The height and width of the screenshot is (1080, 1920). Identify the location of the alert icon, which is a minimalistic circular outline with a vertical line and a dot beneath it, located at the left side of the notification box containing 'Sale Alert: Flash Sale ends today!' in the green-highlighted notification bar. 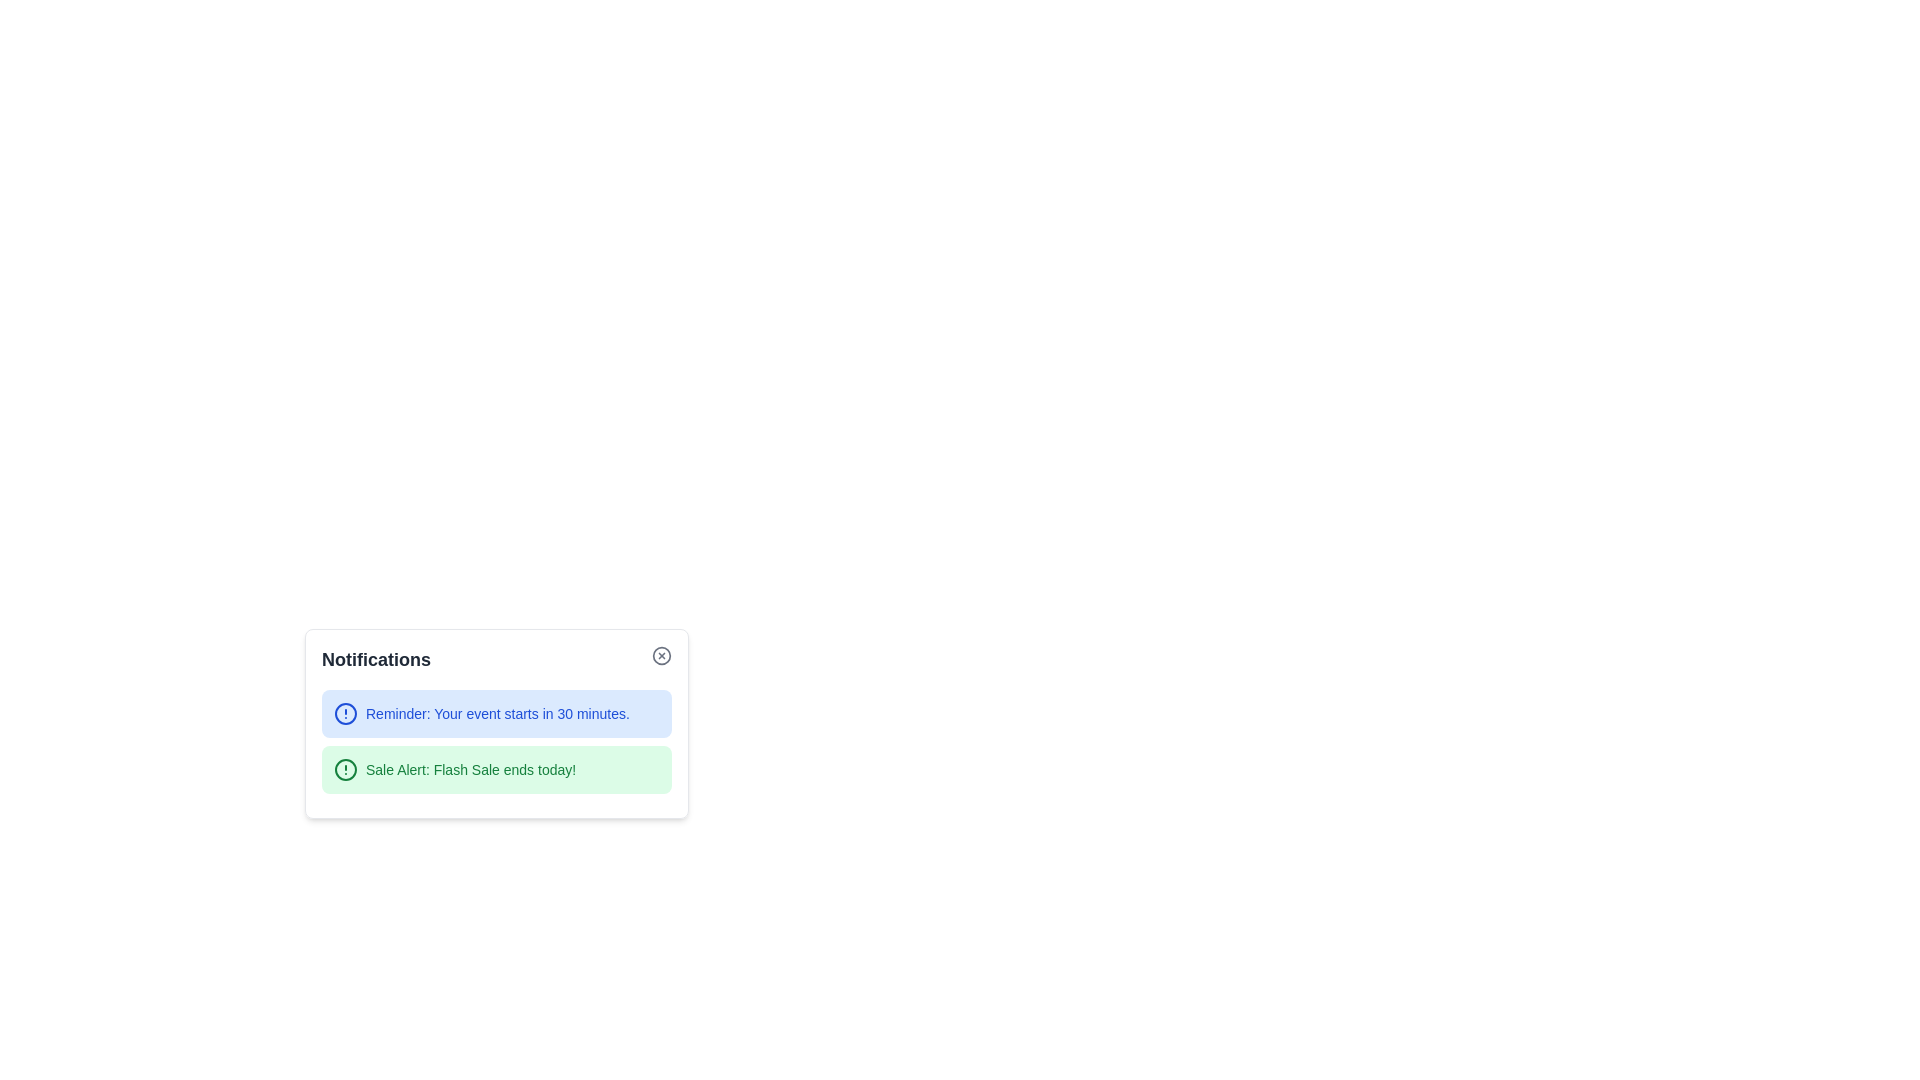
(345, 769).